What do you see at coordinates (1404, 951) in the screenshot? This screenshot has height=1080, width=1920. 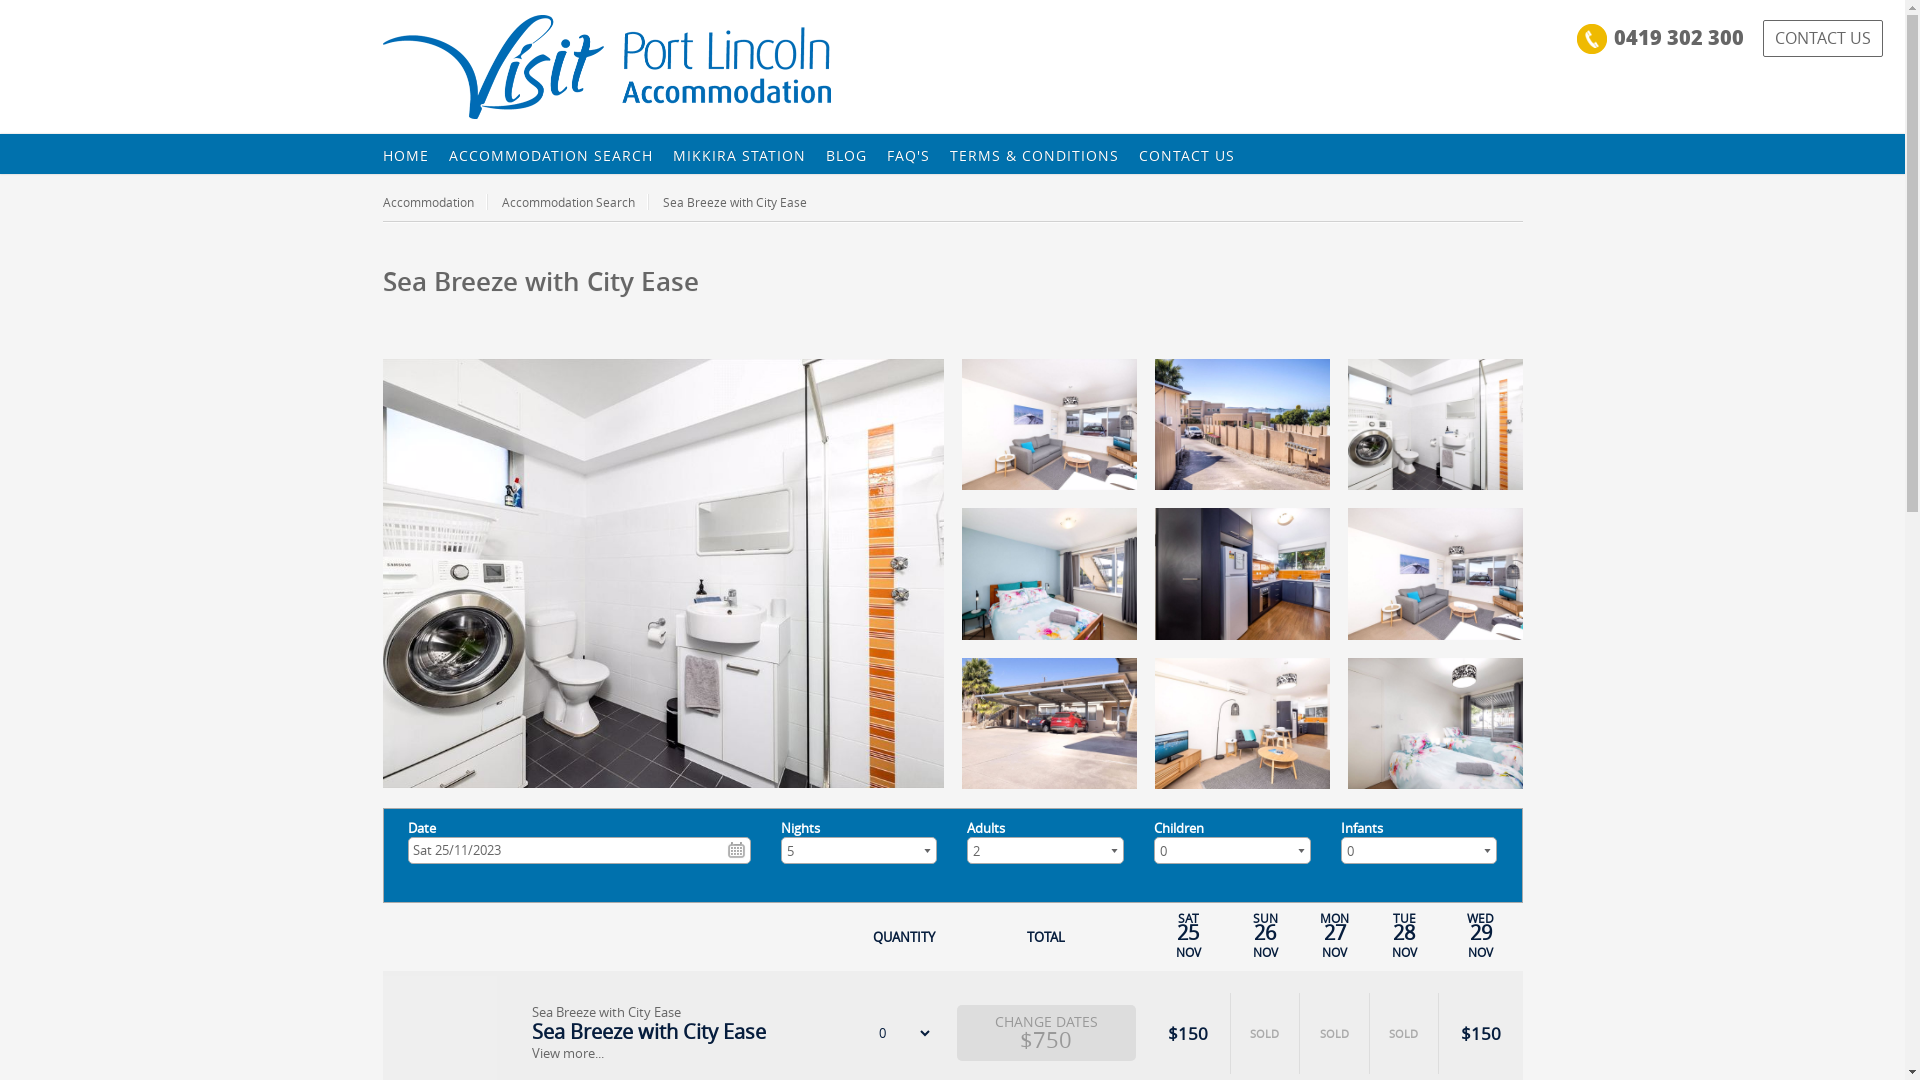 I see `'NOV'` at bounding box center [1404, 951].